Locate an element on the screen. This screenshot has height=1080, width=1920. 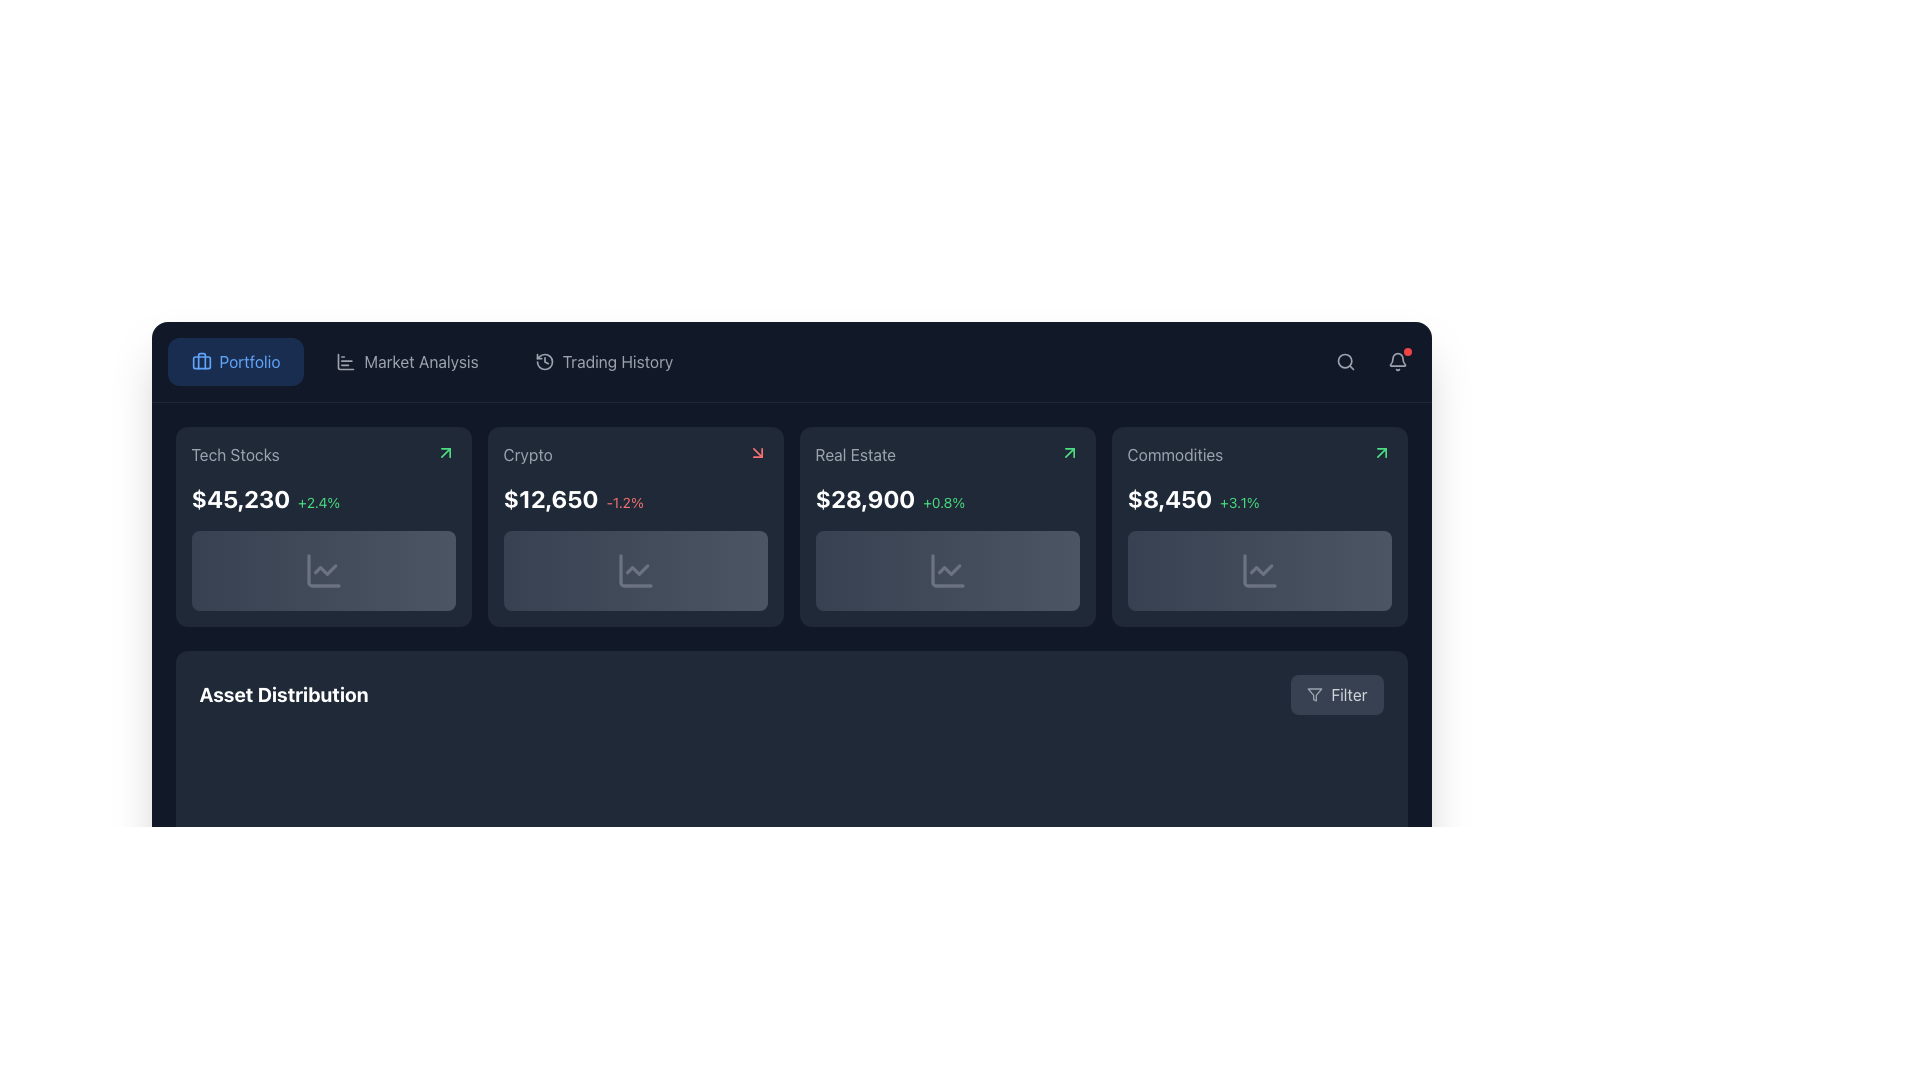
the second card in the grid that summarizes the 'Crypto' financial asset, which displays its current value and percentage change is located at coordinates (634, 526).